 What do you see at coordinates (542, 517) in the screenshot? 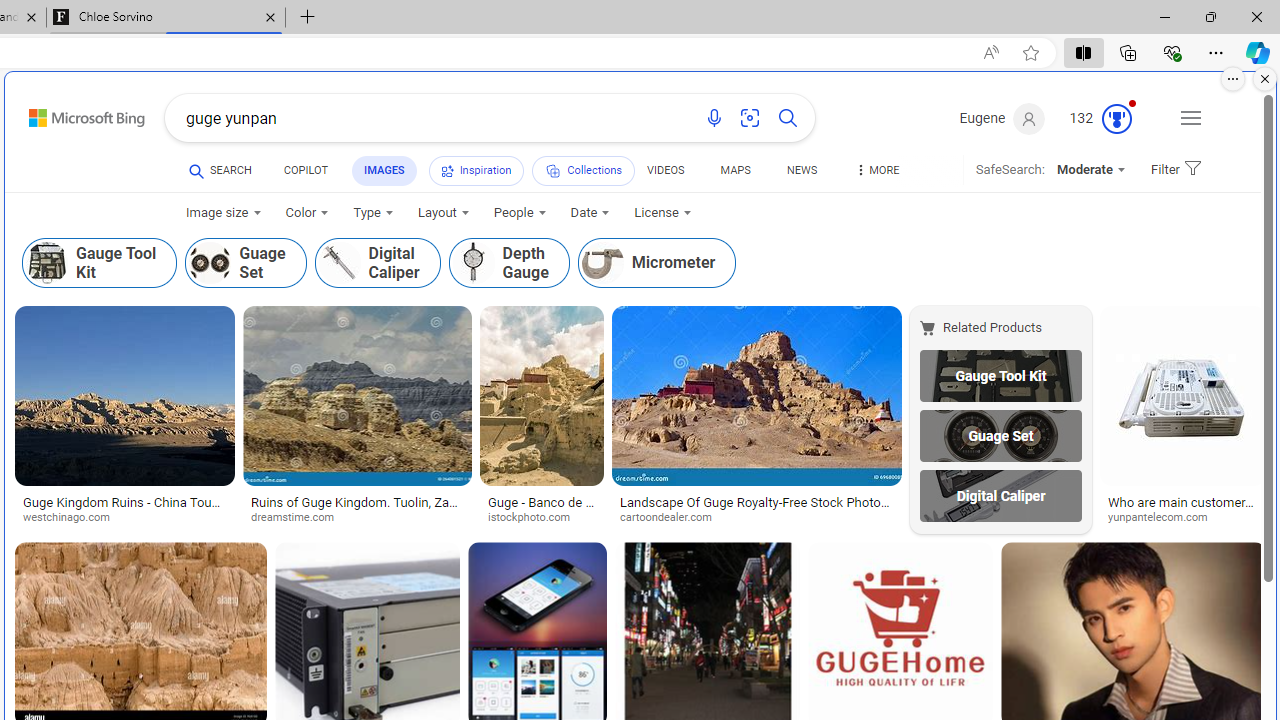
I see `'istockphoto.com'` at bounding box center [542, 517].